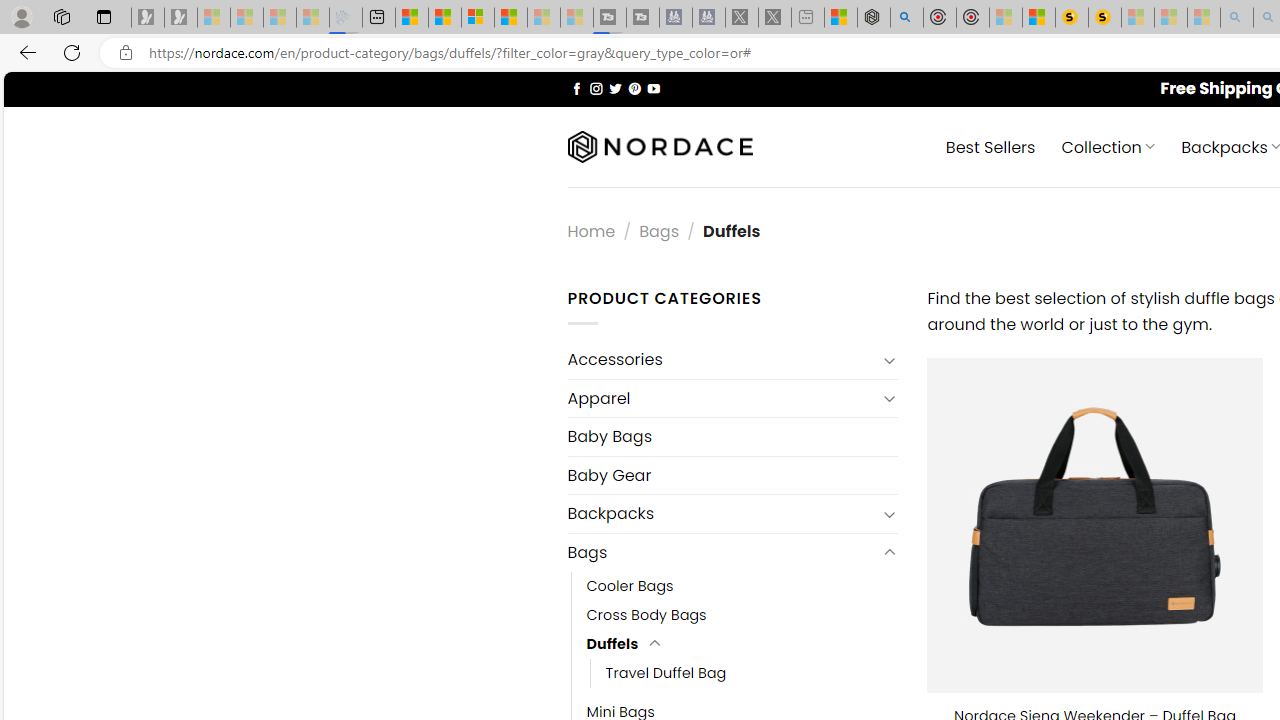  I want to click on 'Overview', so click(477, 17).